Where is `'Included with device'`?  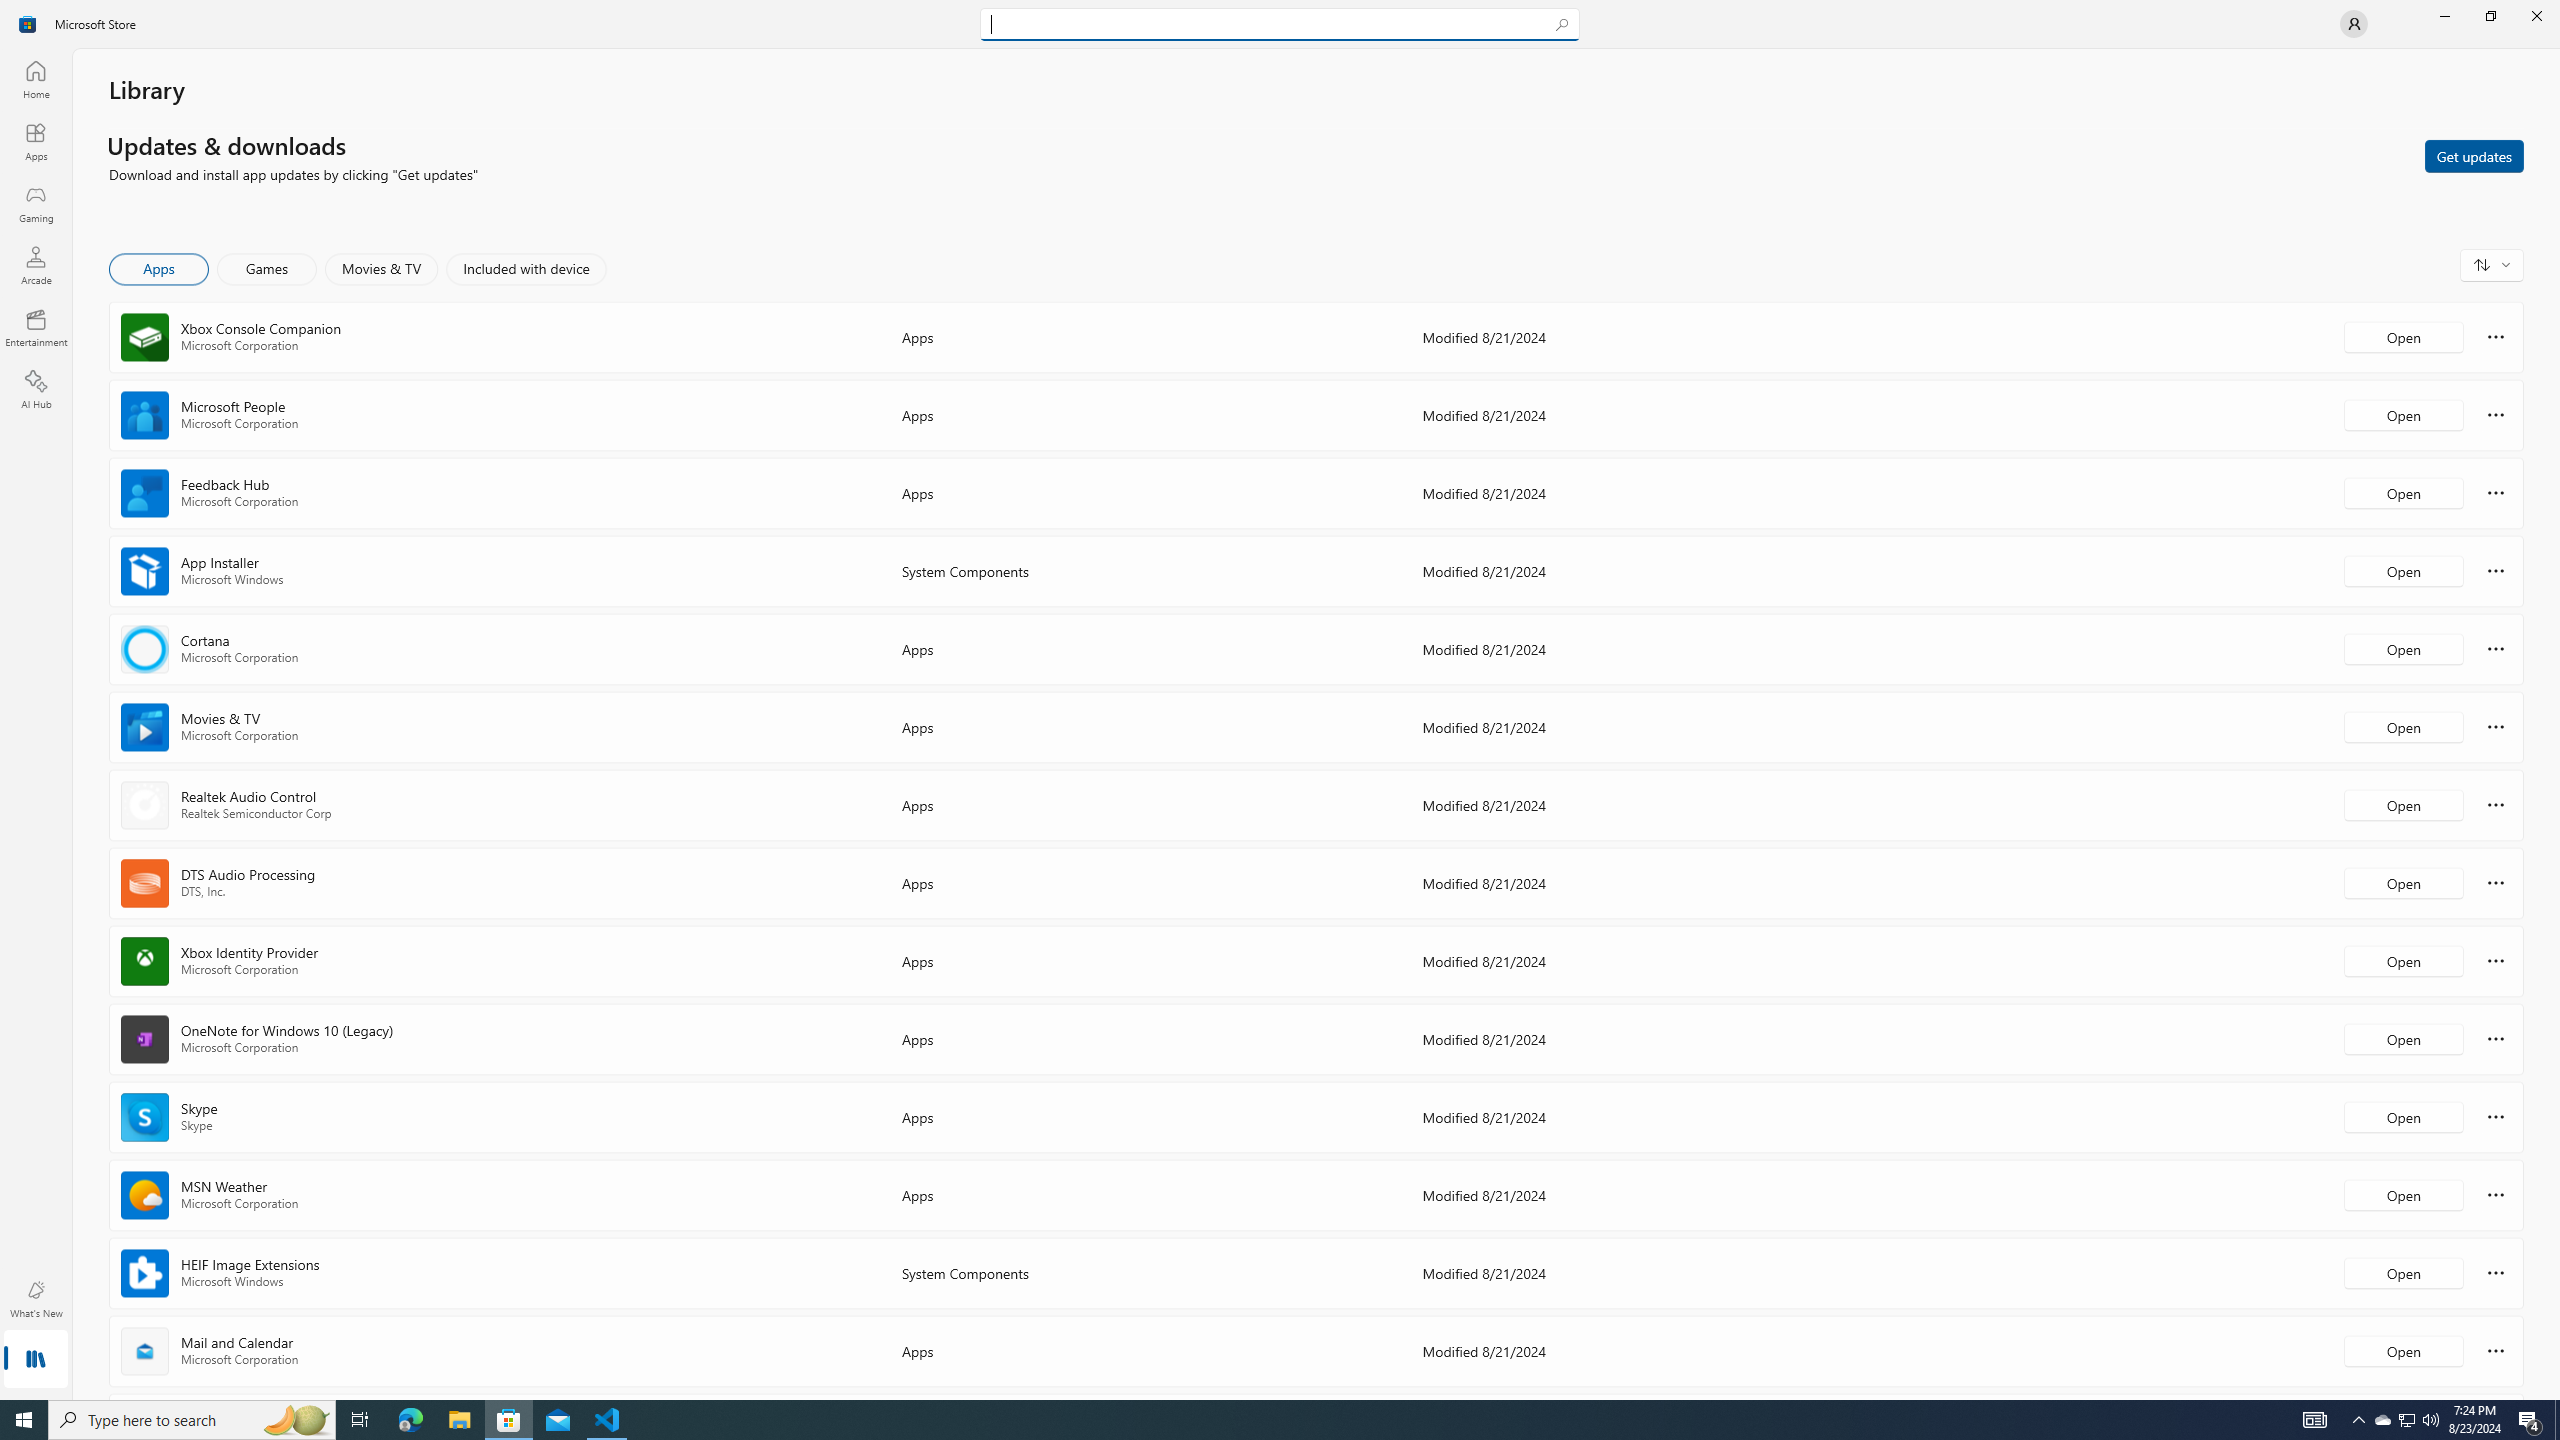
'Included with device' is located at coordinates (525, 268).